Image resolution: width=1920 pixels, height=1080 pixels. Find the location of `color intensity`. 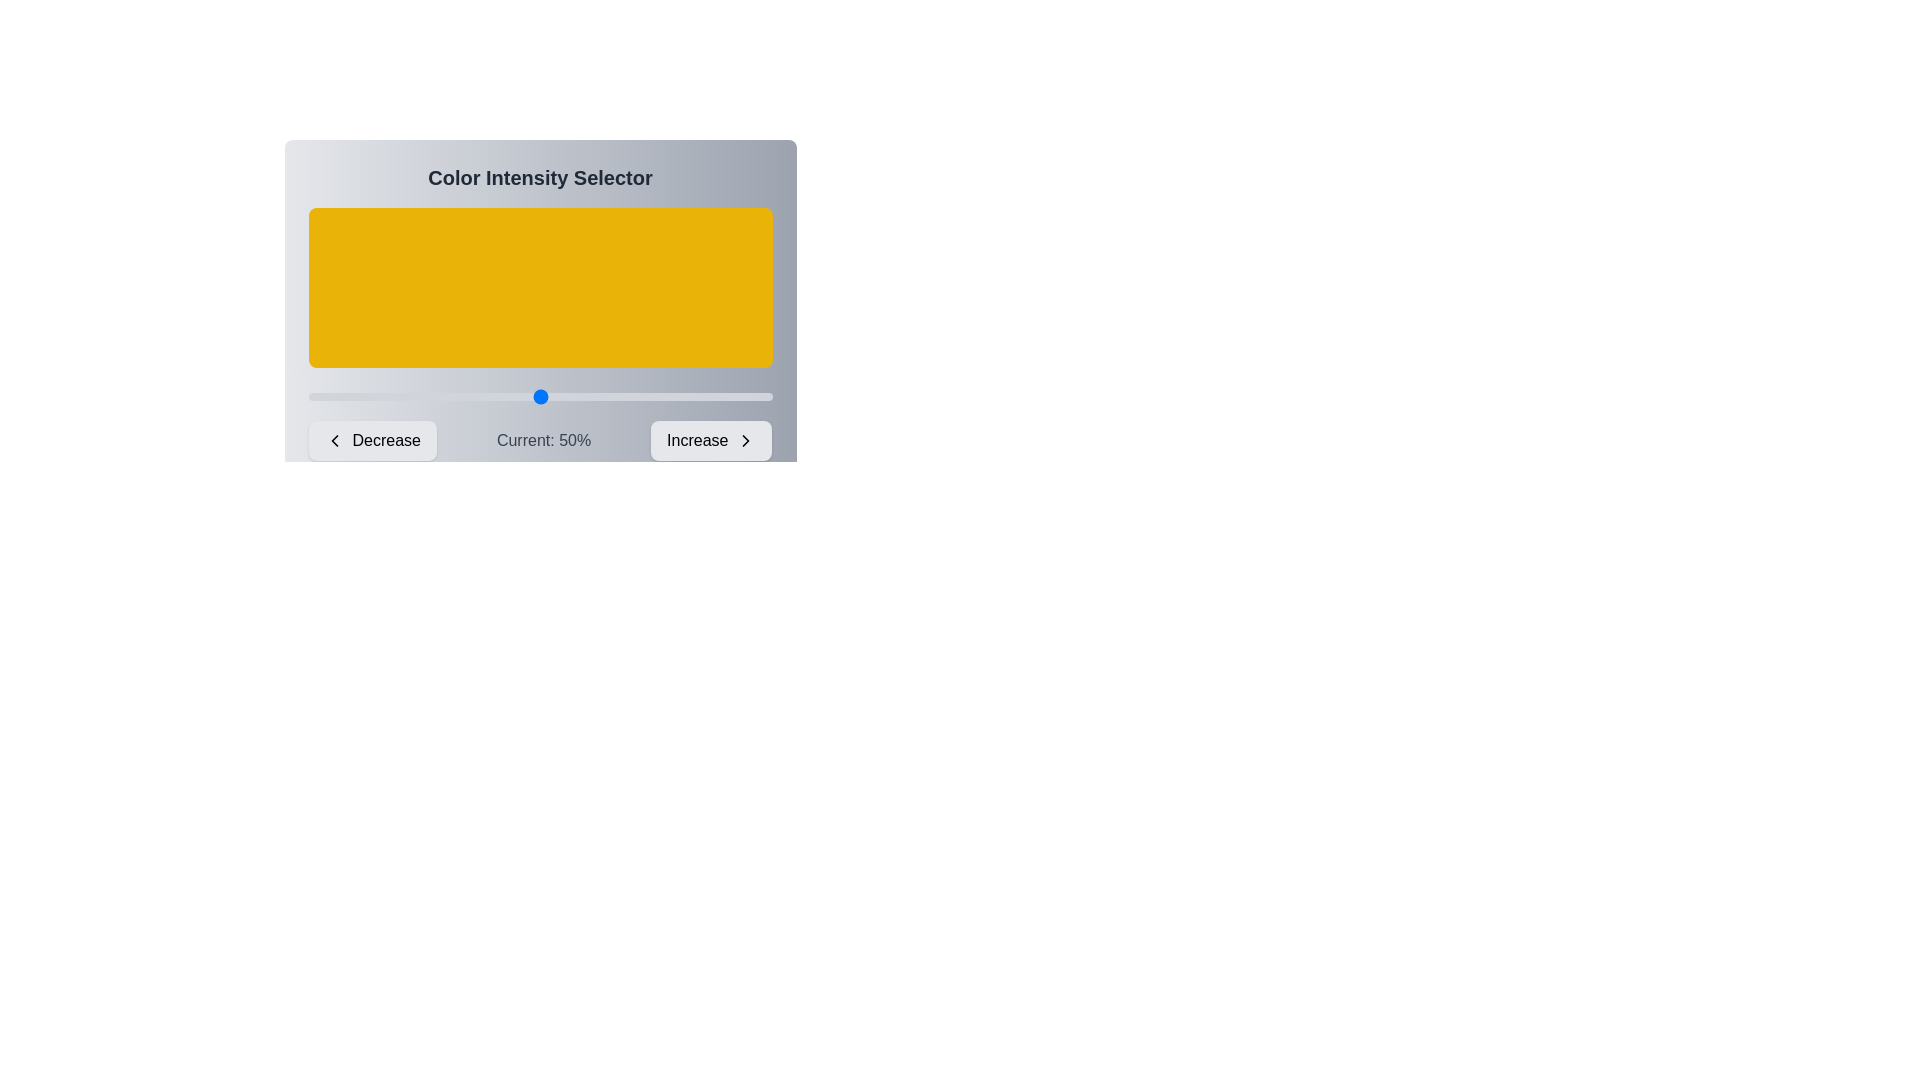

color intensity is located at coordinates (595, 397).